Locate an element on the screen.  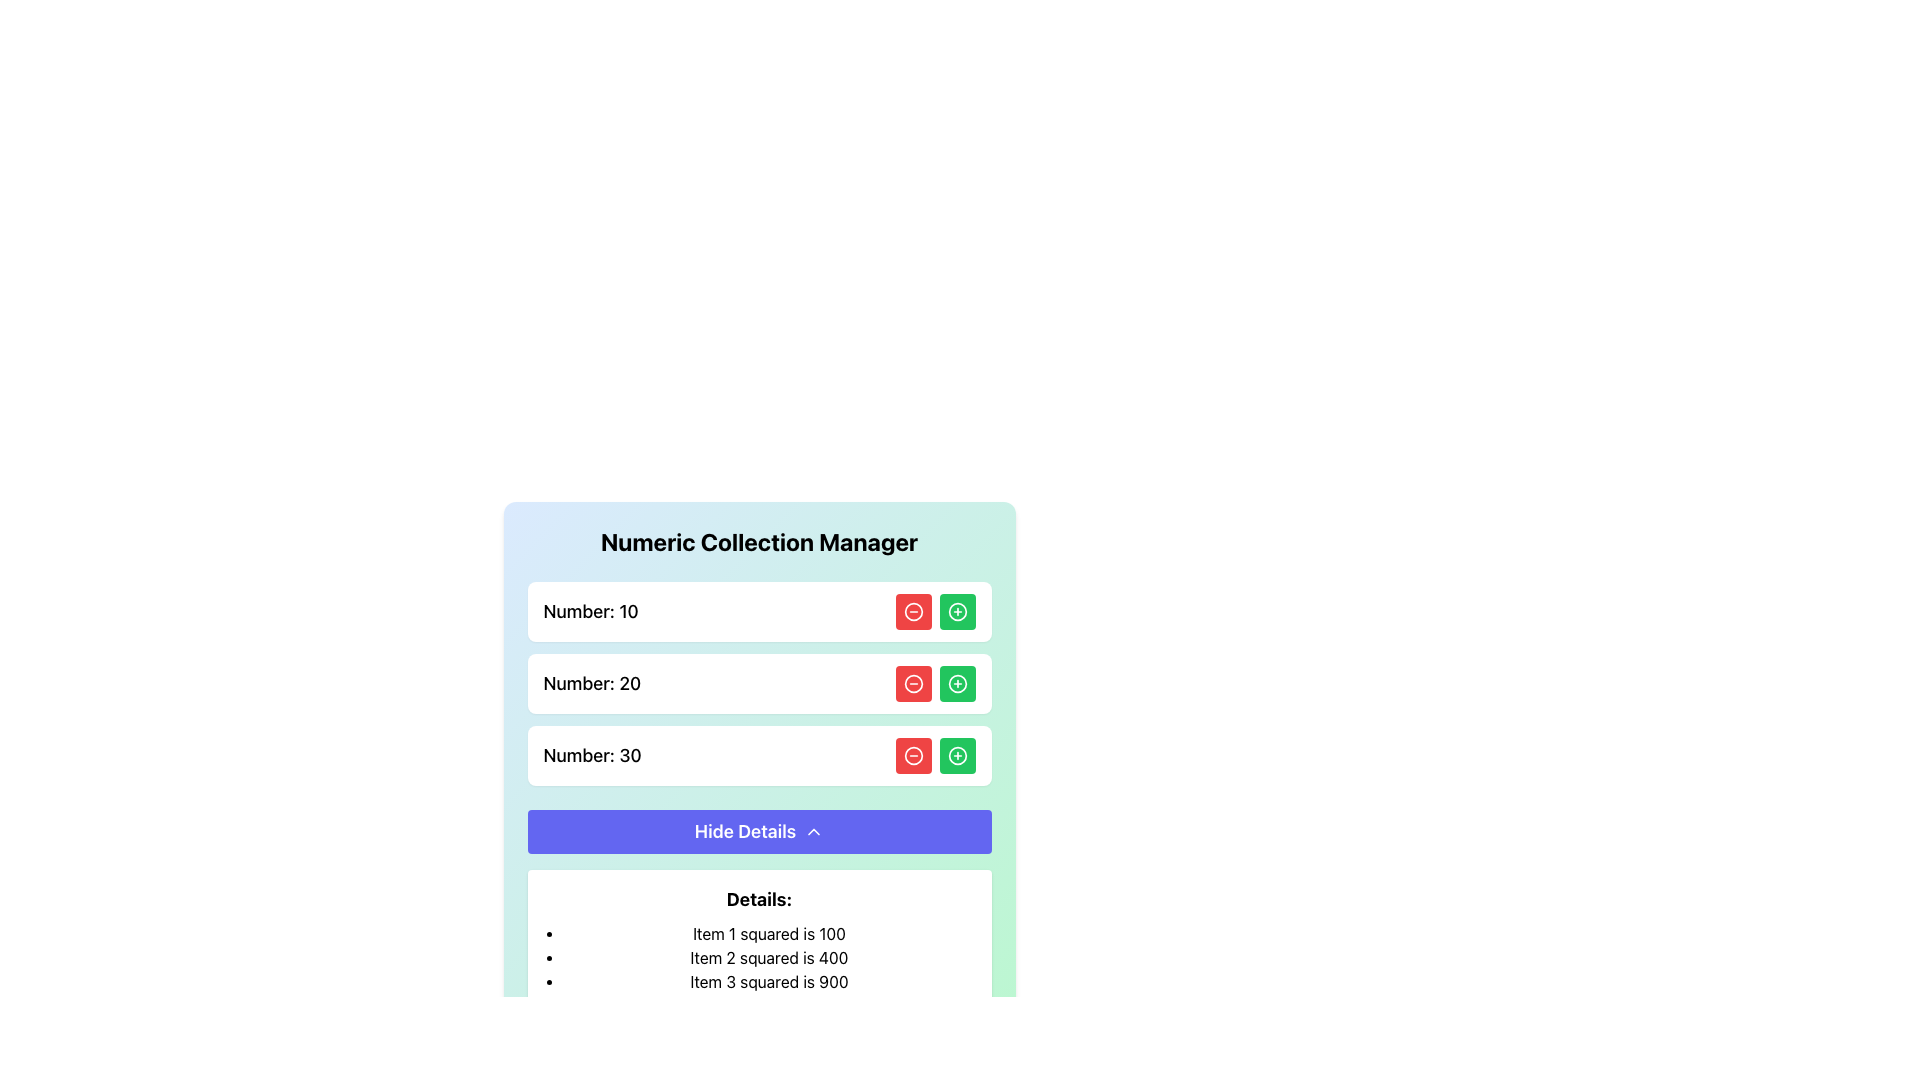
the unordered list displaying three items with bullets, which mentions numerical values and their squares, located under the 'Details:' section is located at coordinates (758, 956).